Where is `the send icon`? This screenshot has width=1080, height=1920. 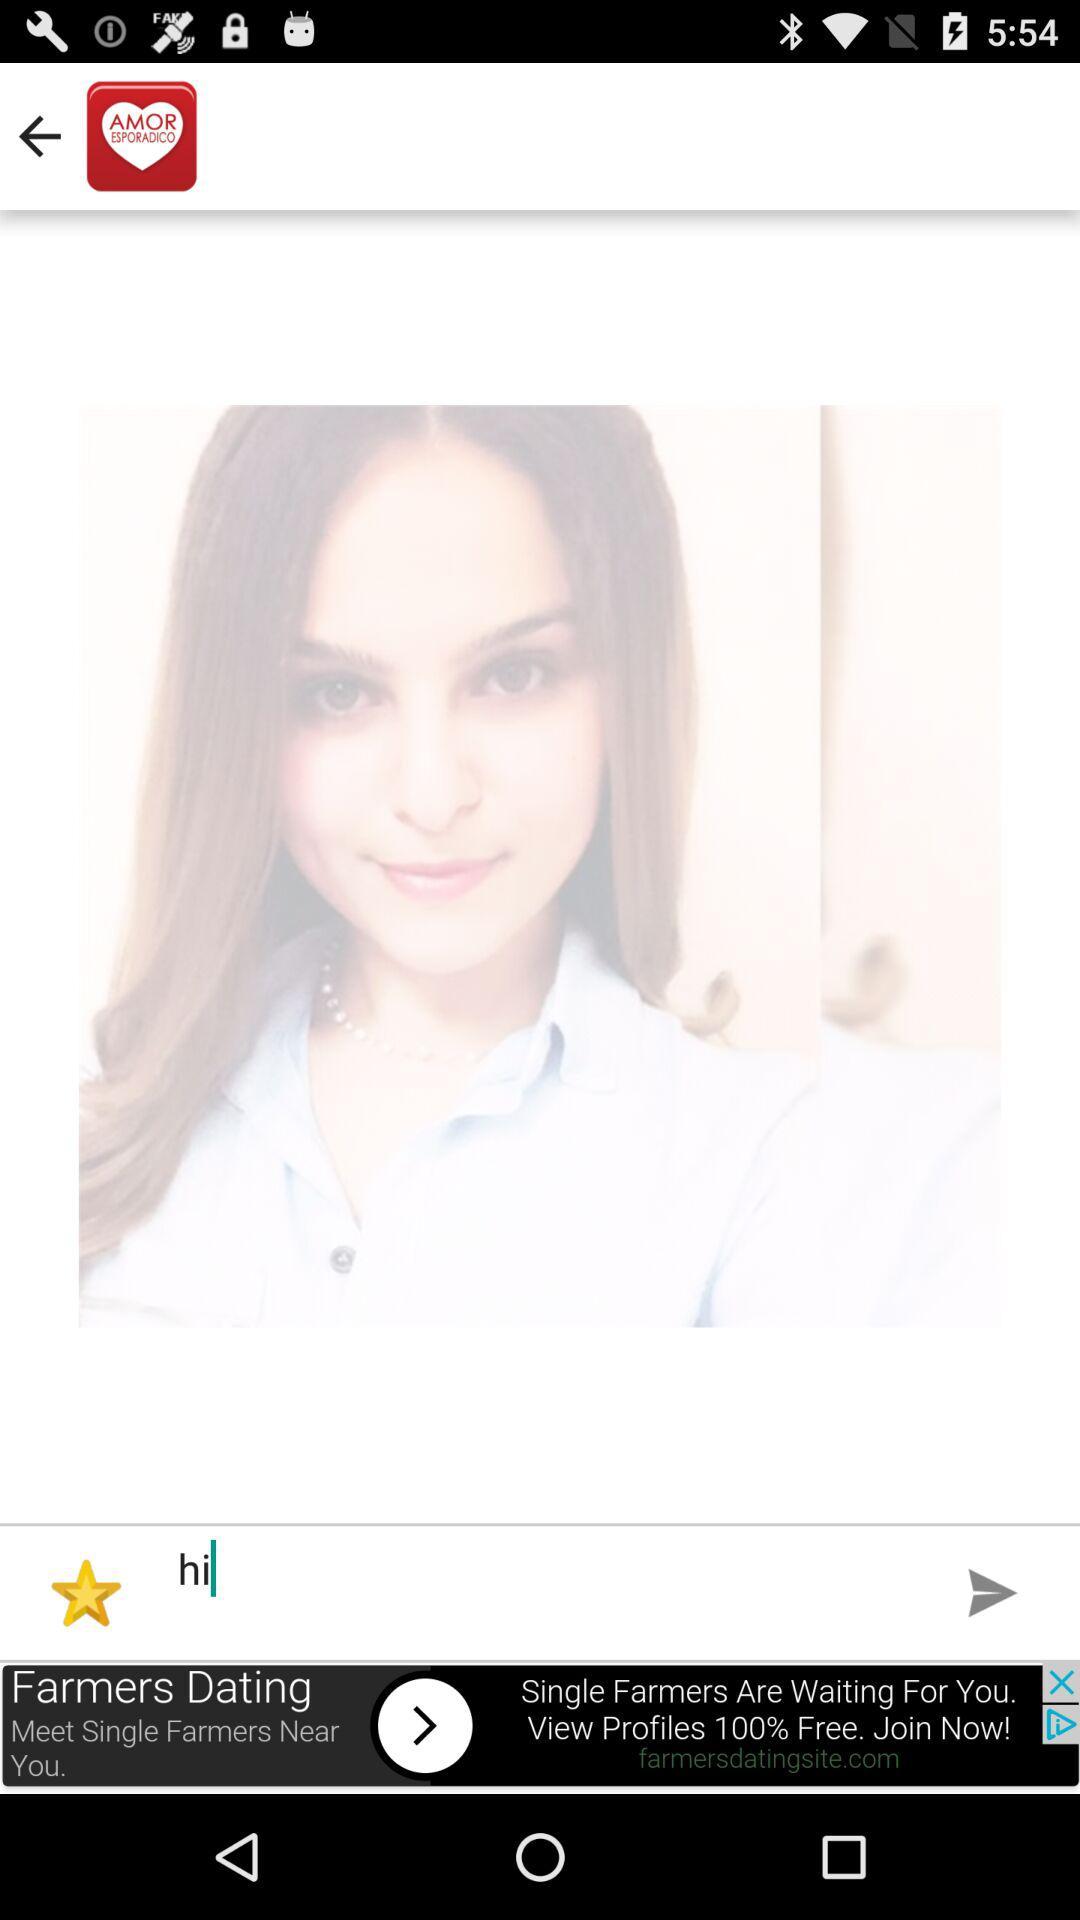 the send icon is located at coordinates (992, 1703).